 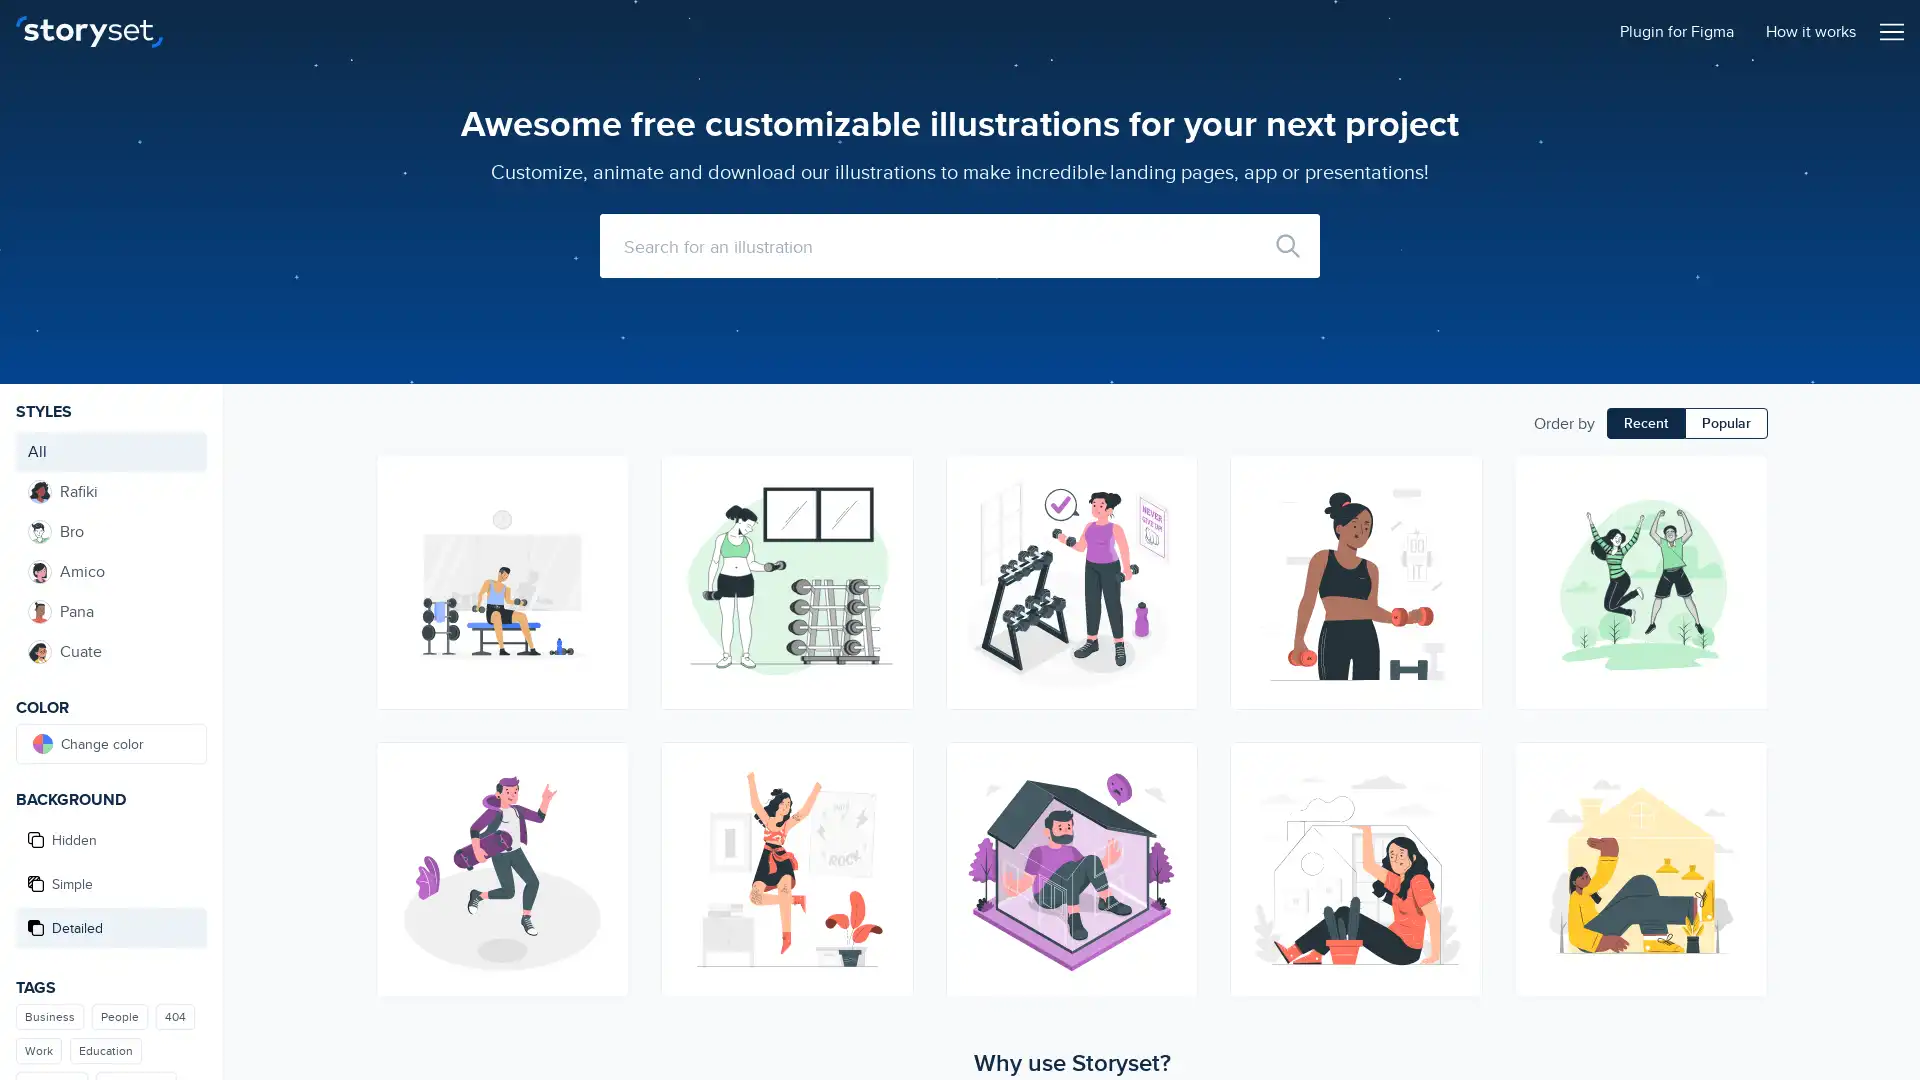 What do you see at coordinates (887, 801) in the screenshot?
I see `download icon Download` at bounding box center [887, 801].